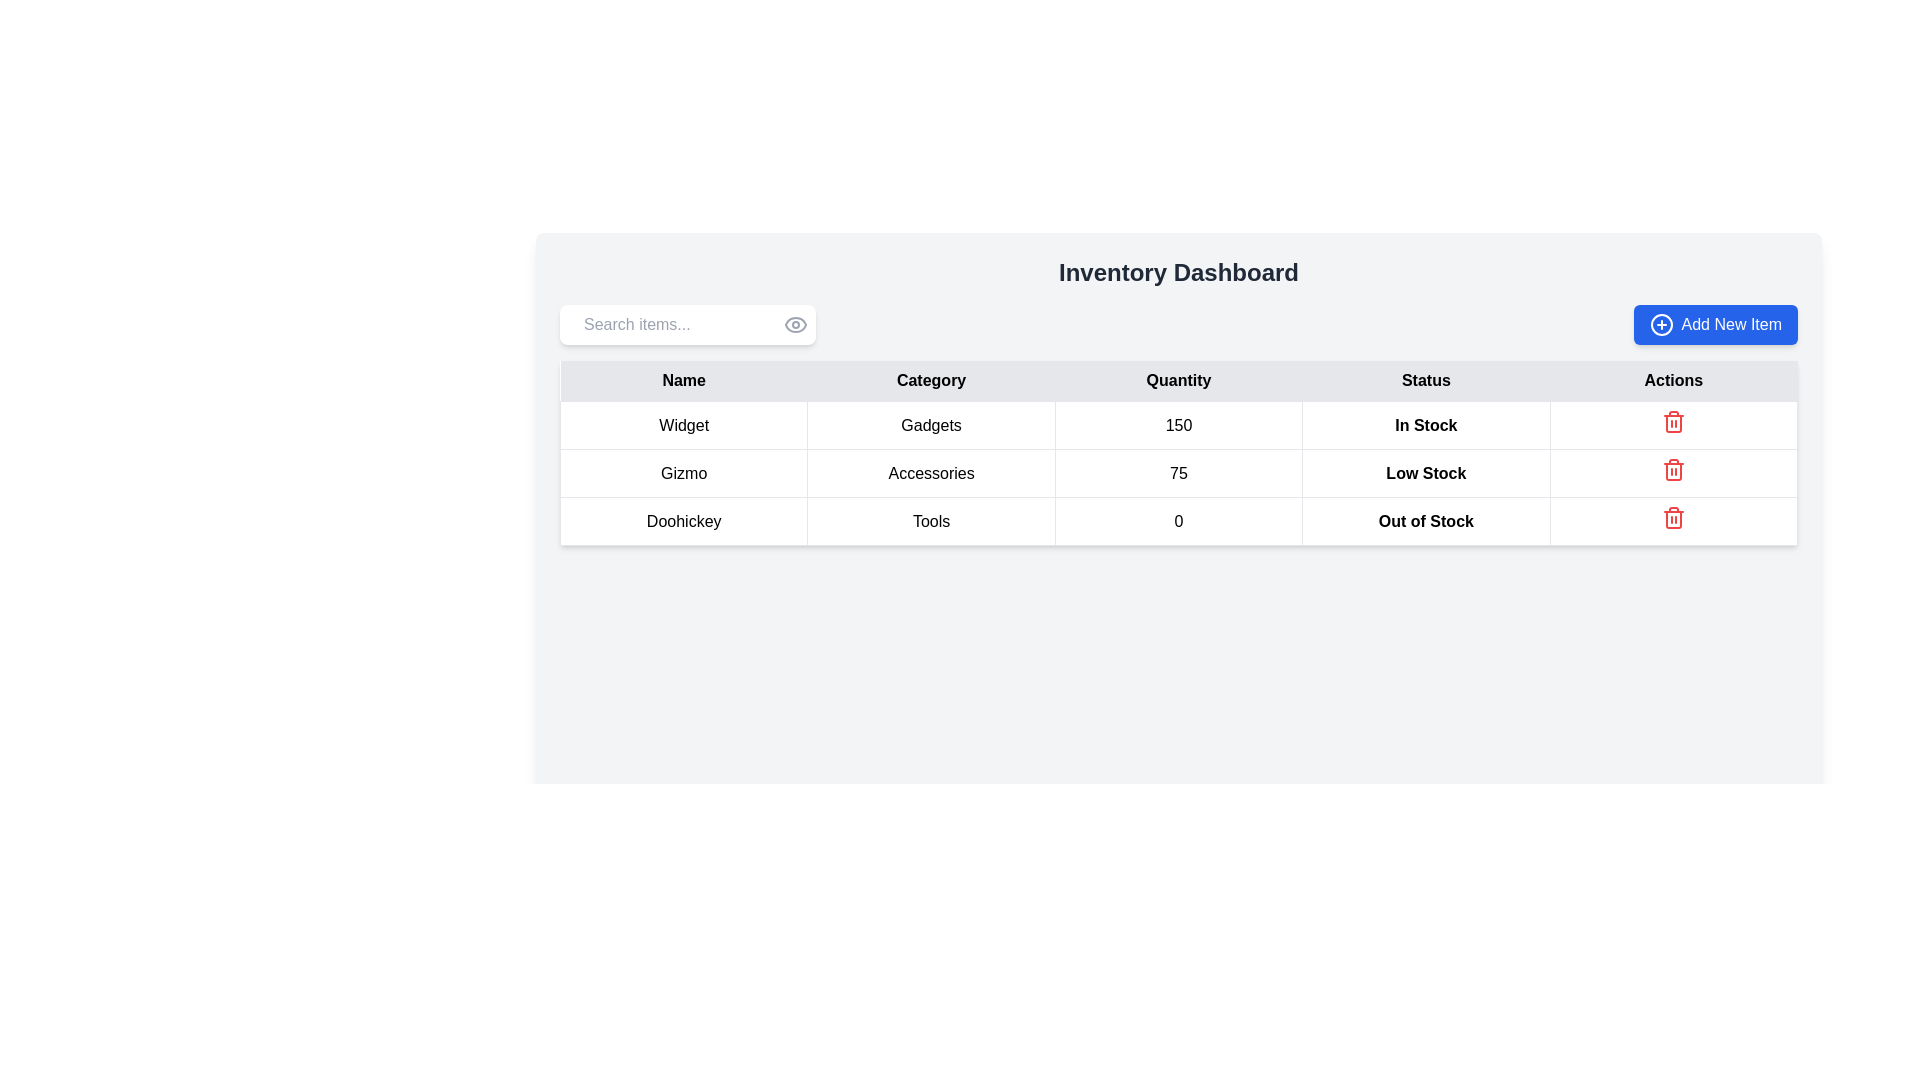  Describe the element at coordinates (930, 424) in the screenshot. I see `the static text element displaying 'Gadgets' in bold, black font, located in the second column of the first row of the main data table under the 'Category' header` at that location.